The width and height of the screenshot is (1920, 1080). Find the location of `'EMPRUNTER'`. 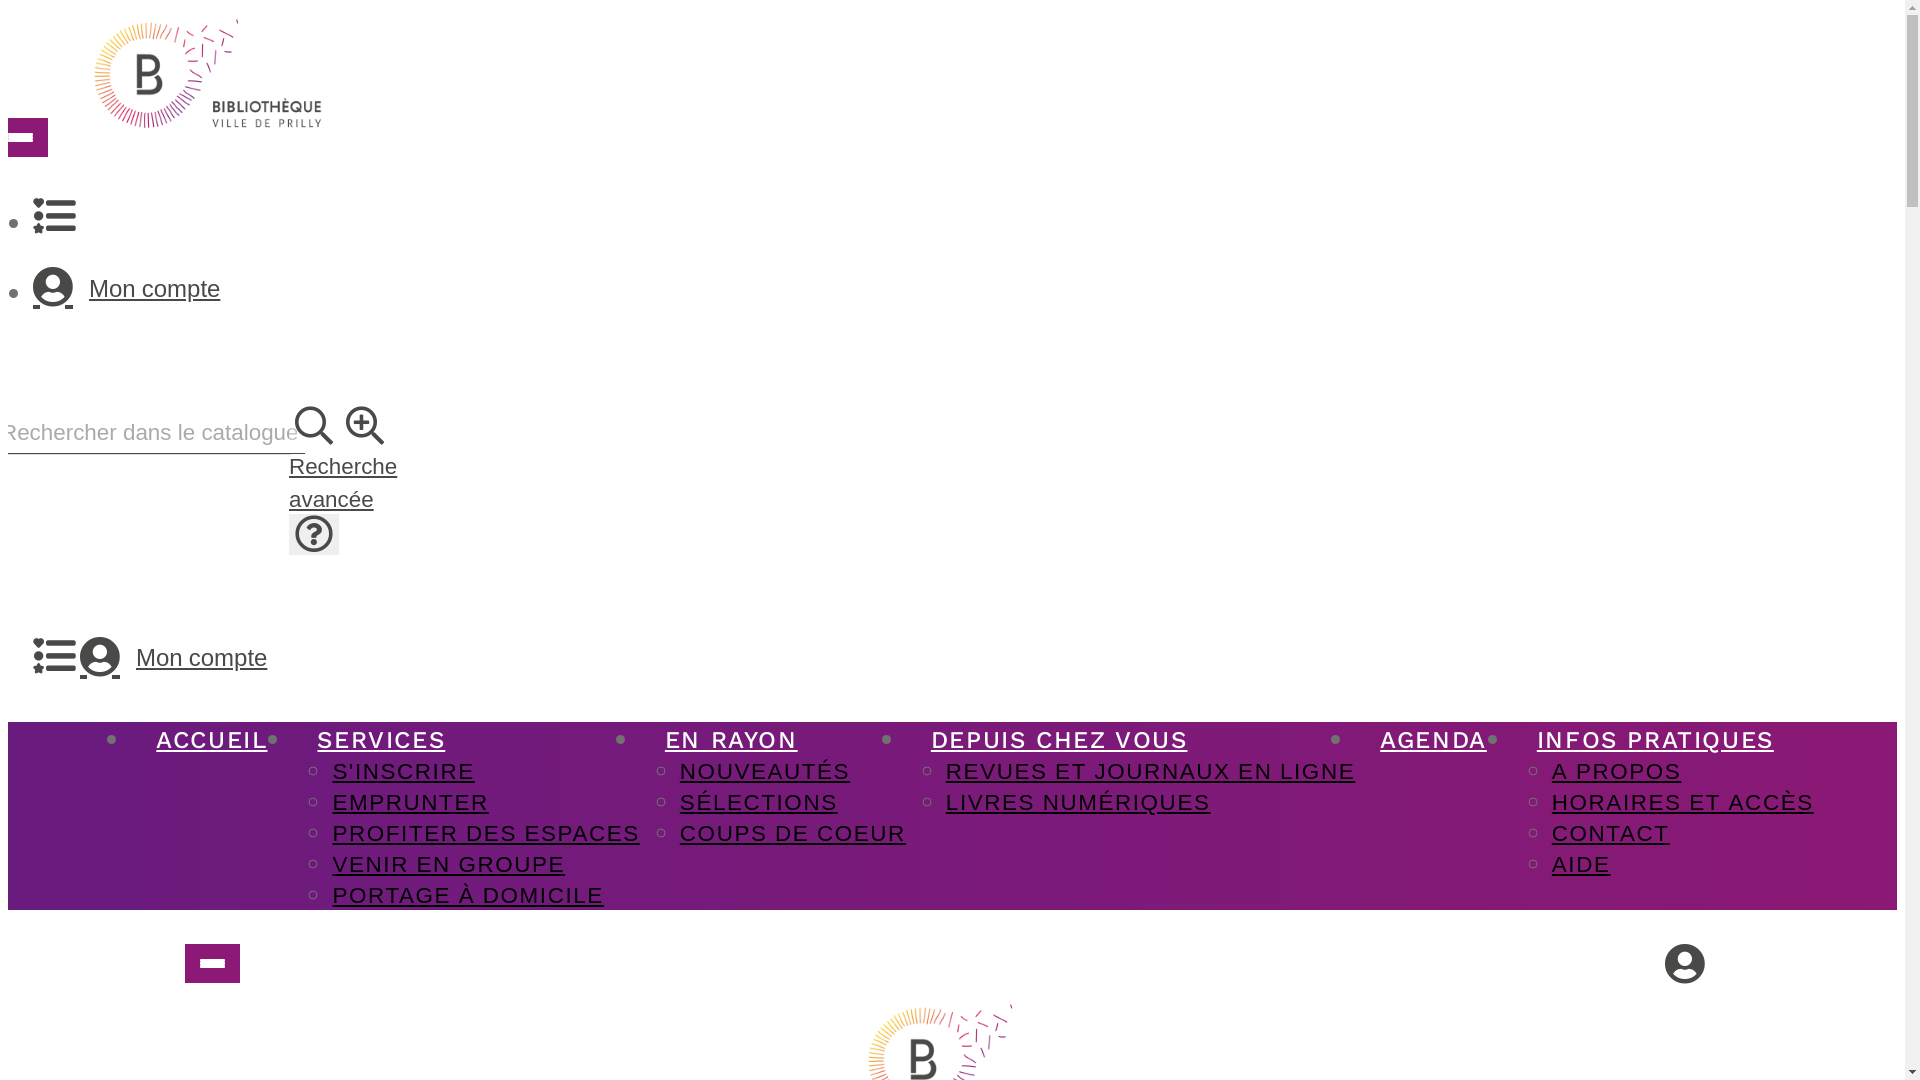

'EMPRUNTER' is located at coordinates (408, 800).